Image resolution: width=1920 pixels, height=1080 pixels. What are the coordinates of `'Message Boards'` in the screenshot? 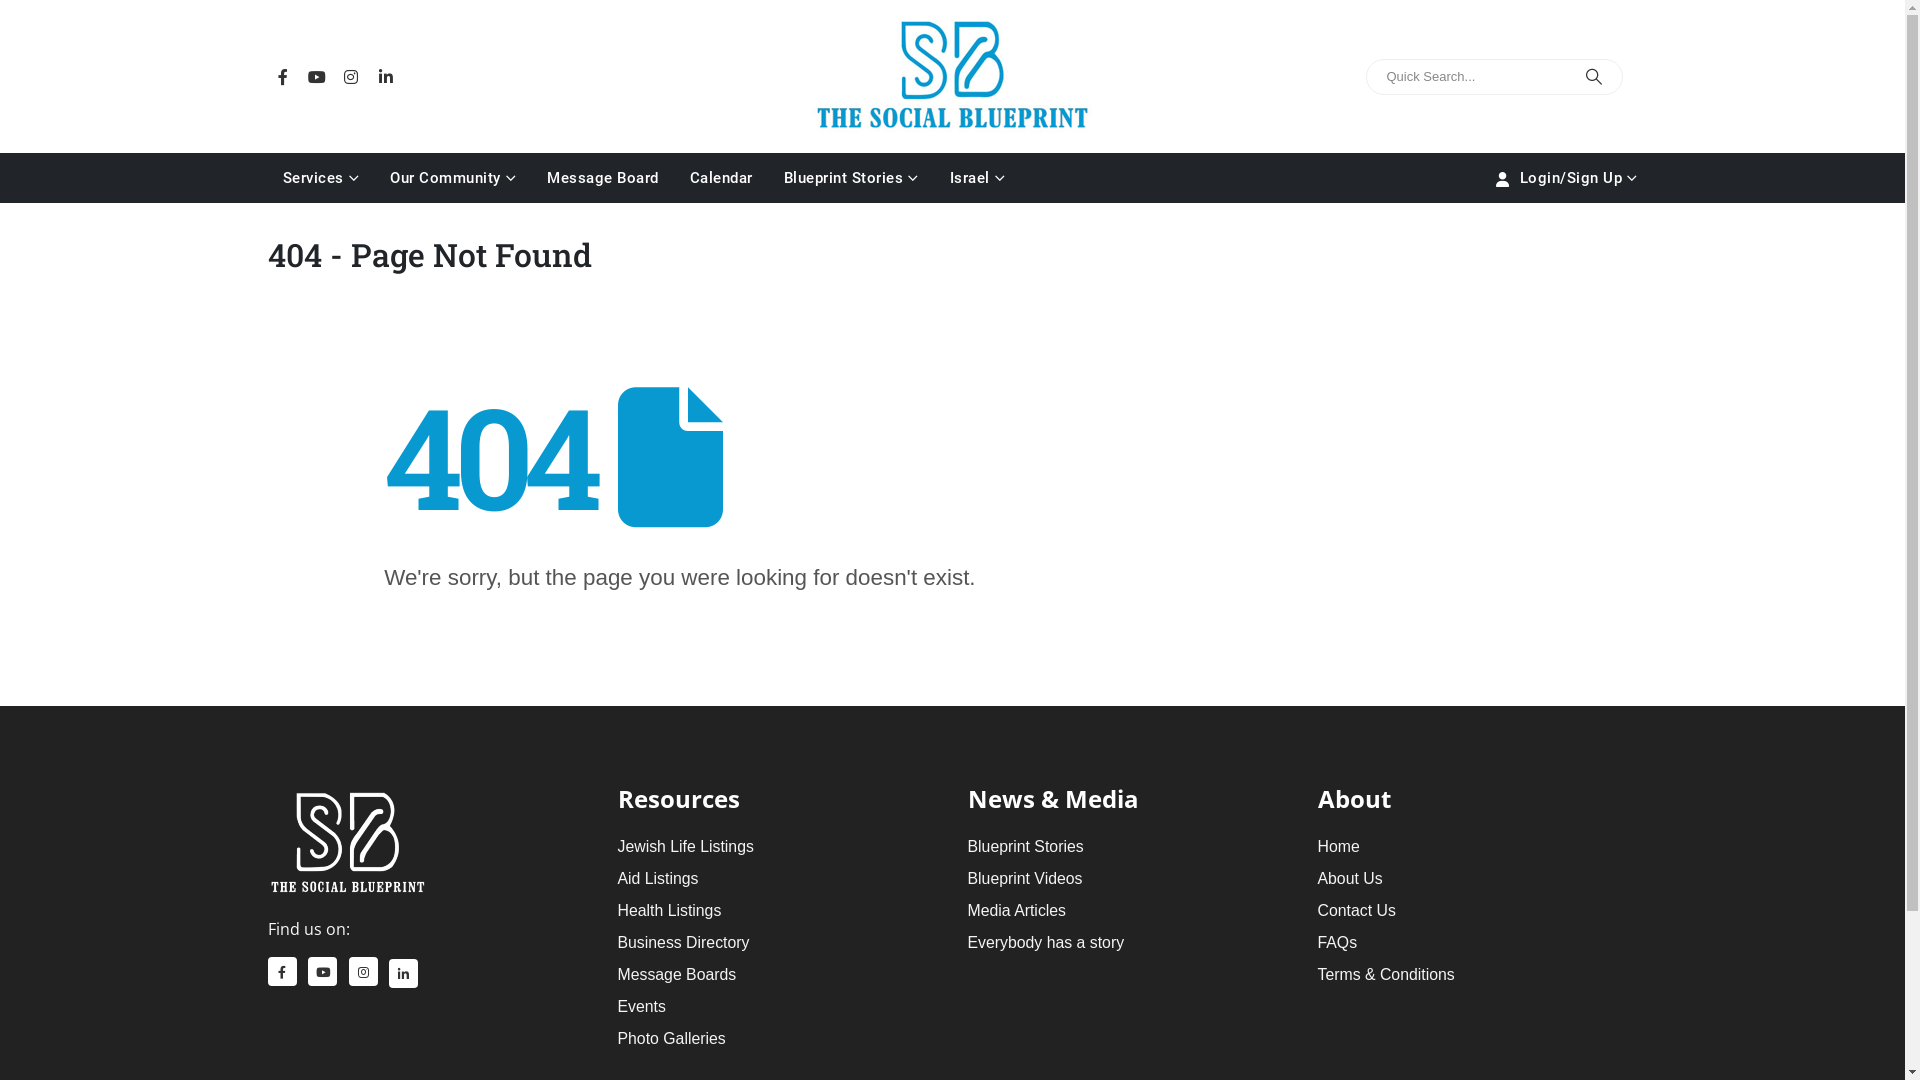 It's located at (677, 973).